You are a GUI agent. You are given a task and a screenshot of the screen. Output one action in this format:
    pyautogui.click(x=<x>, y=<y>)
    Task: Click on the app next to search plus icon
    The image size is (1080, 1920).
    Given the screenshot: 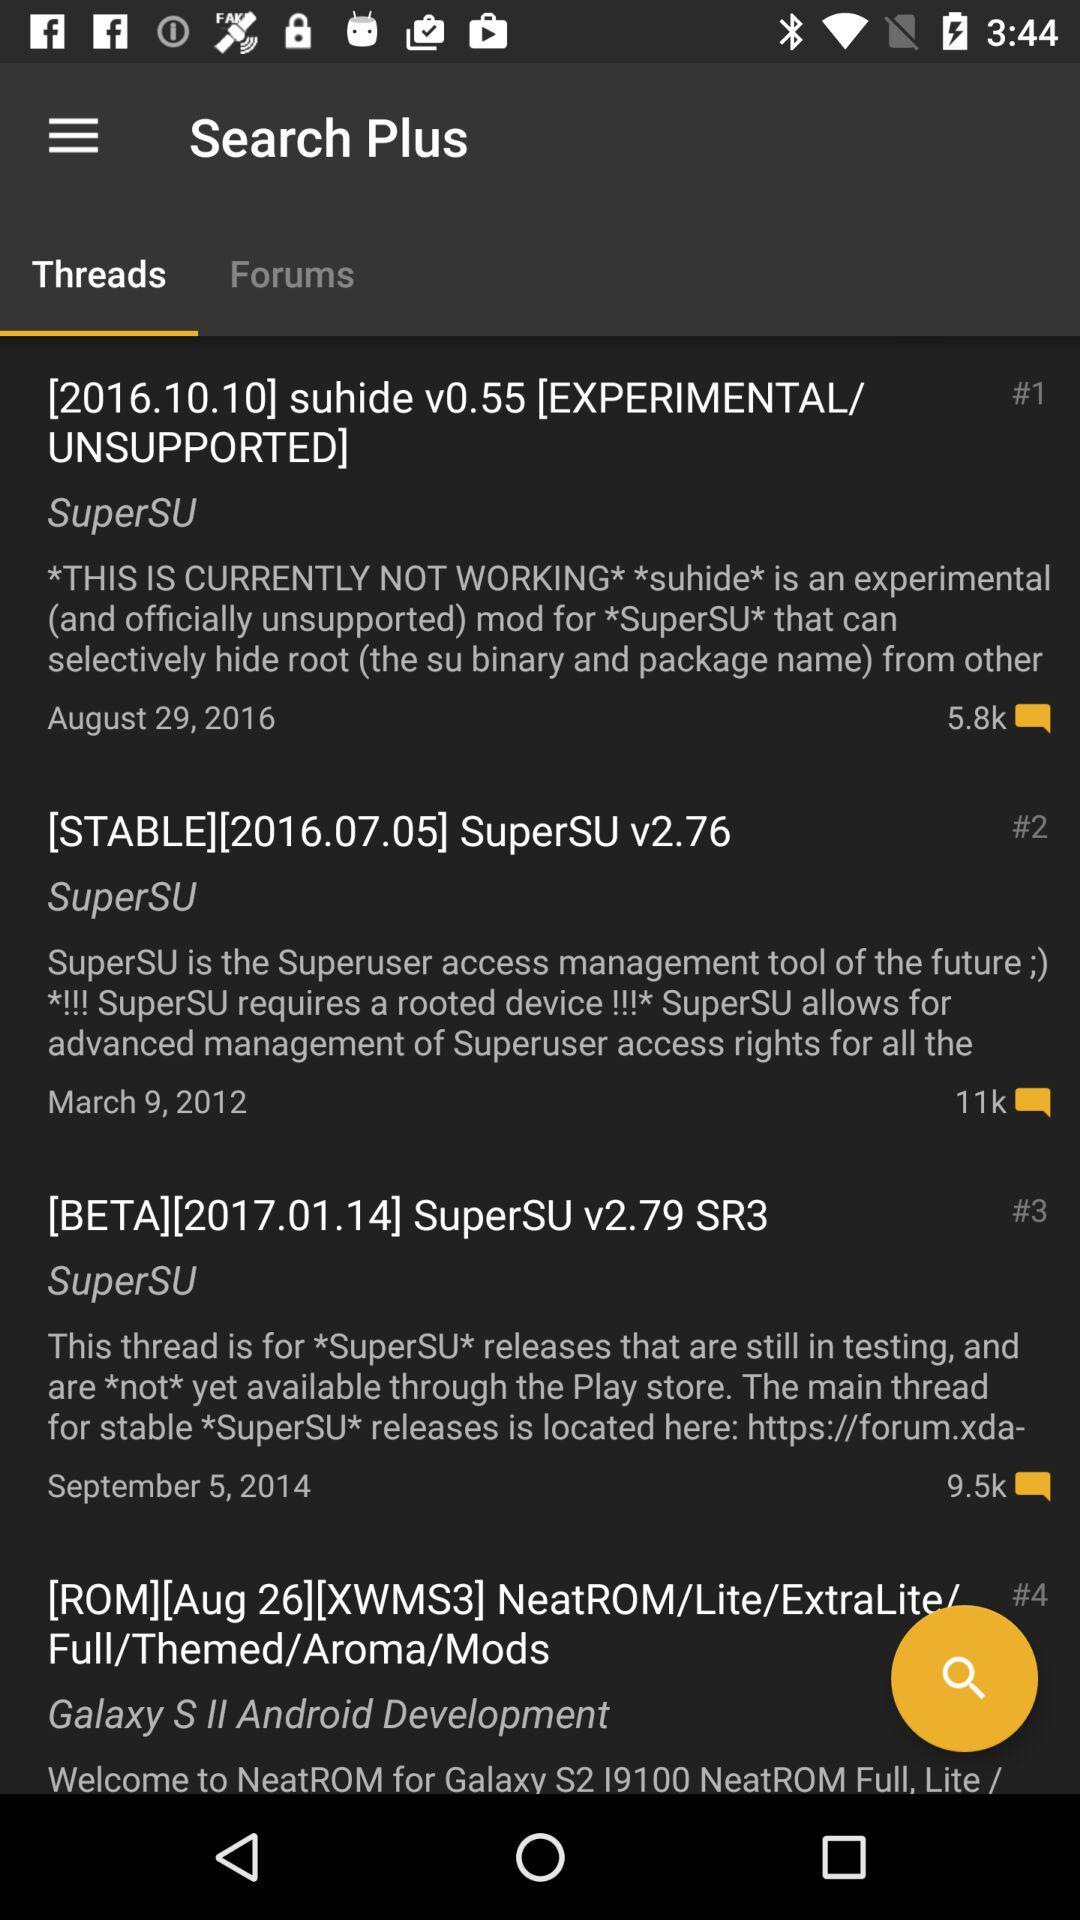 What is the action you would take?
    pyautogui.click(x=72, y=135)
    